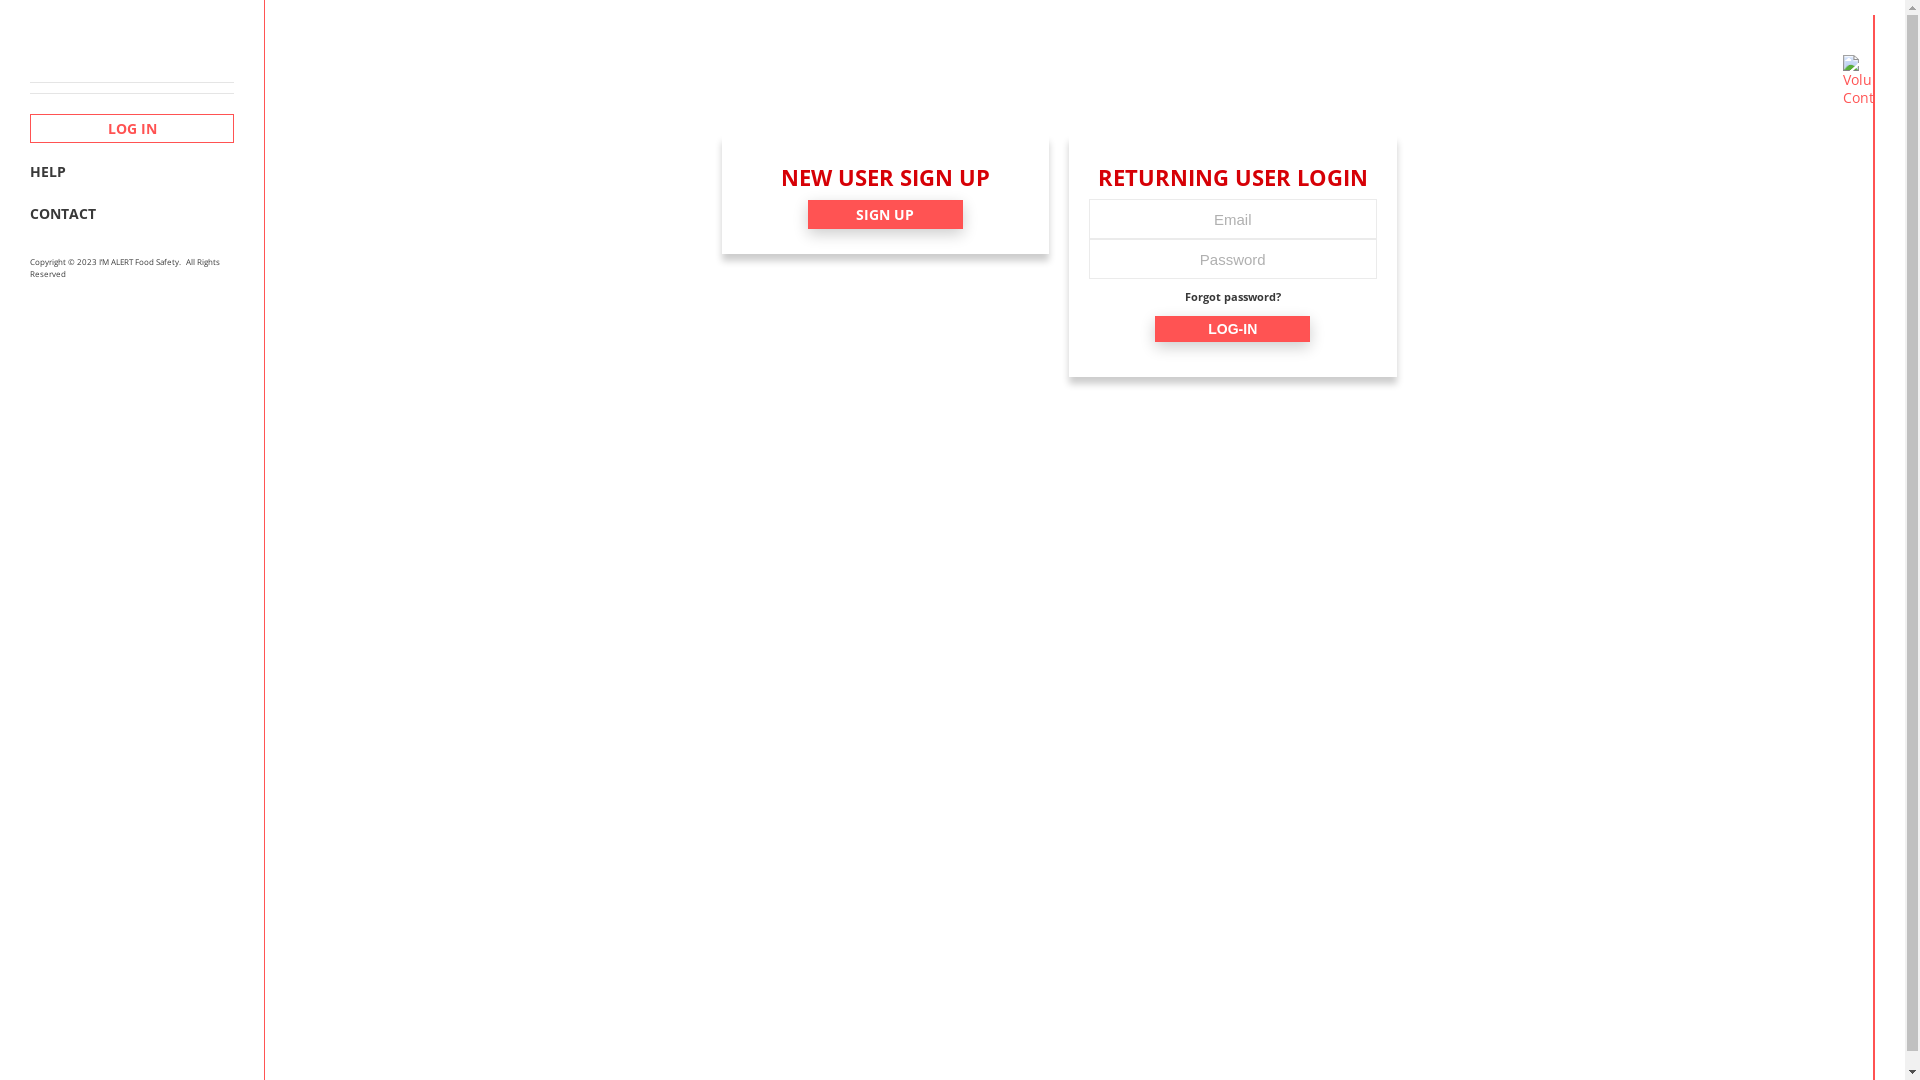 This screenshot has height=1080, width=1920. What do you see at coordinates (29, 213) in the screenshot?
I see `'CONTACT'` at bounding box center [29, 213].